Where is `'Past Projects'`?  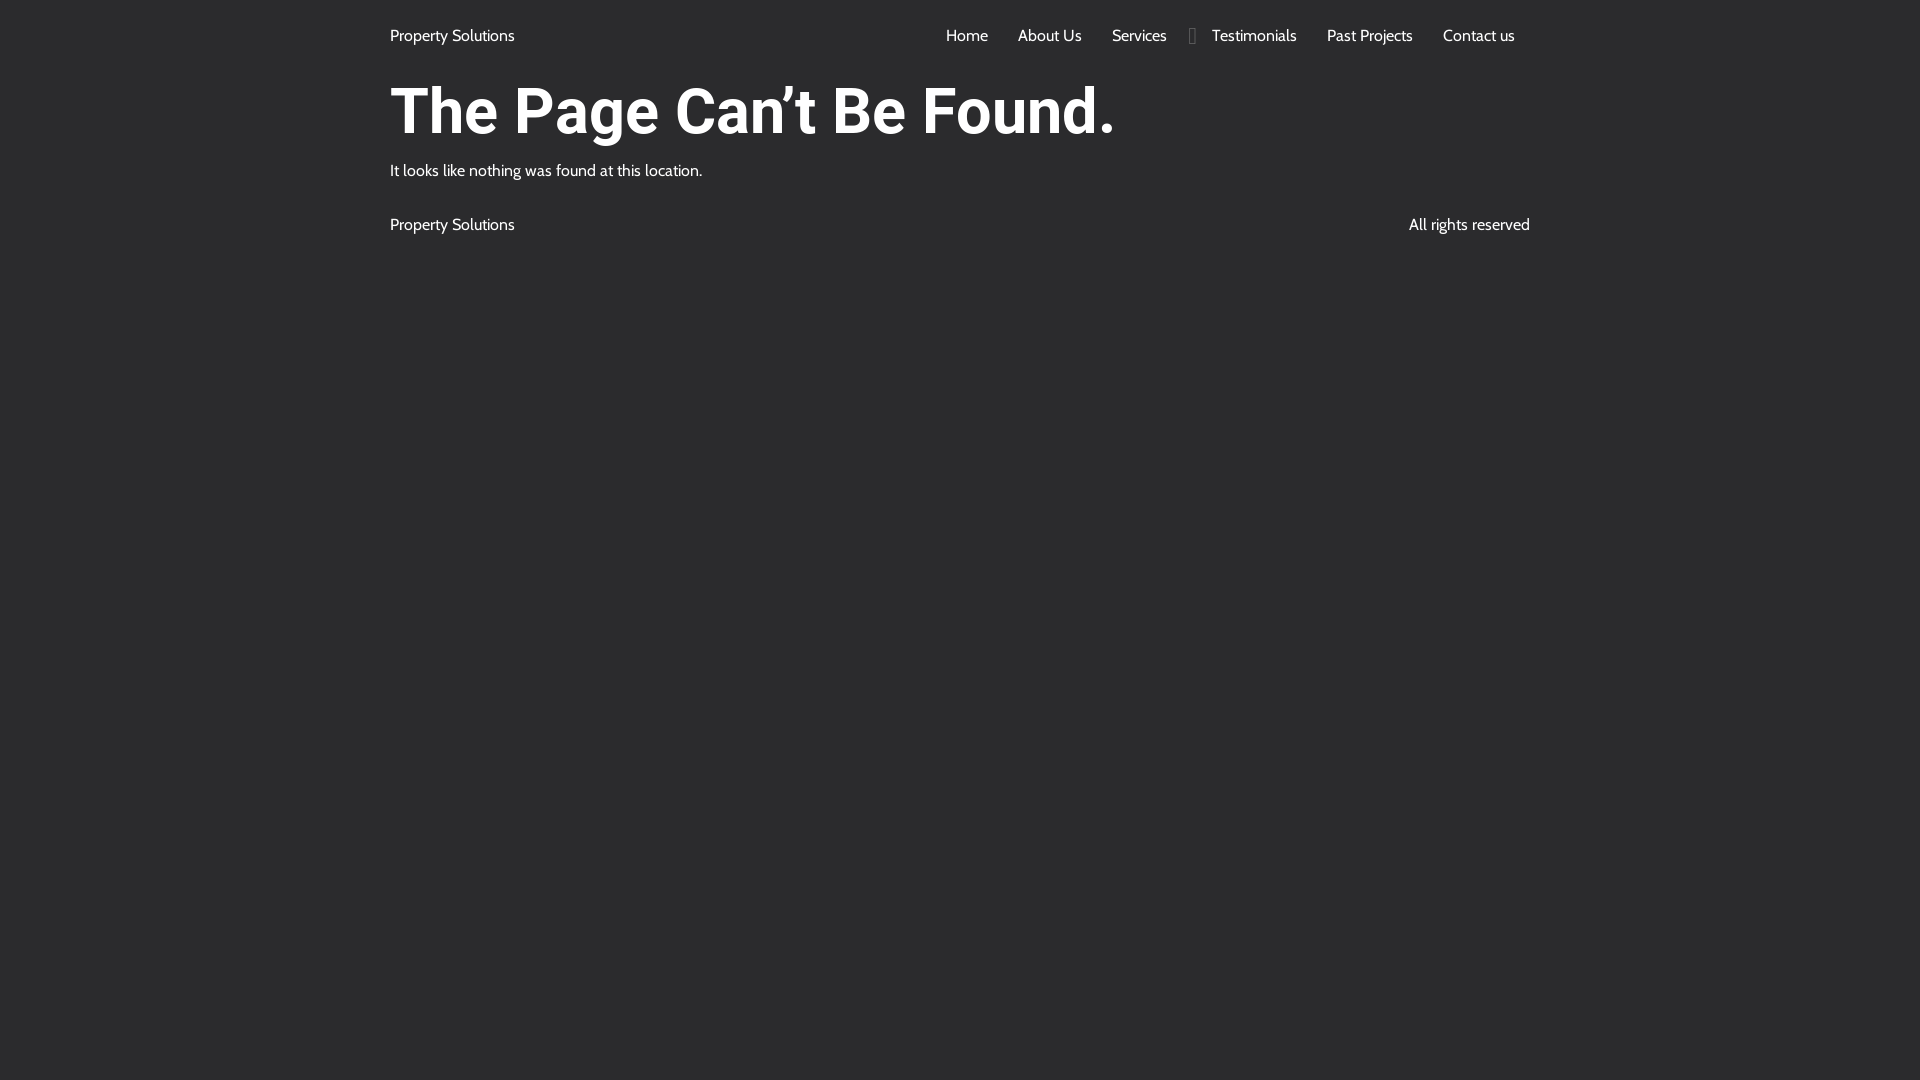 'Past Projects' is located at coordinates (1311, 35).